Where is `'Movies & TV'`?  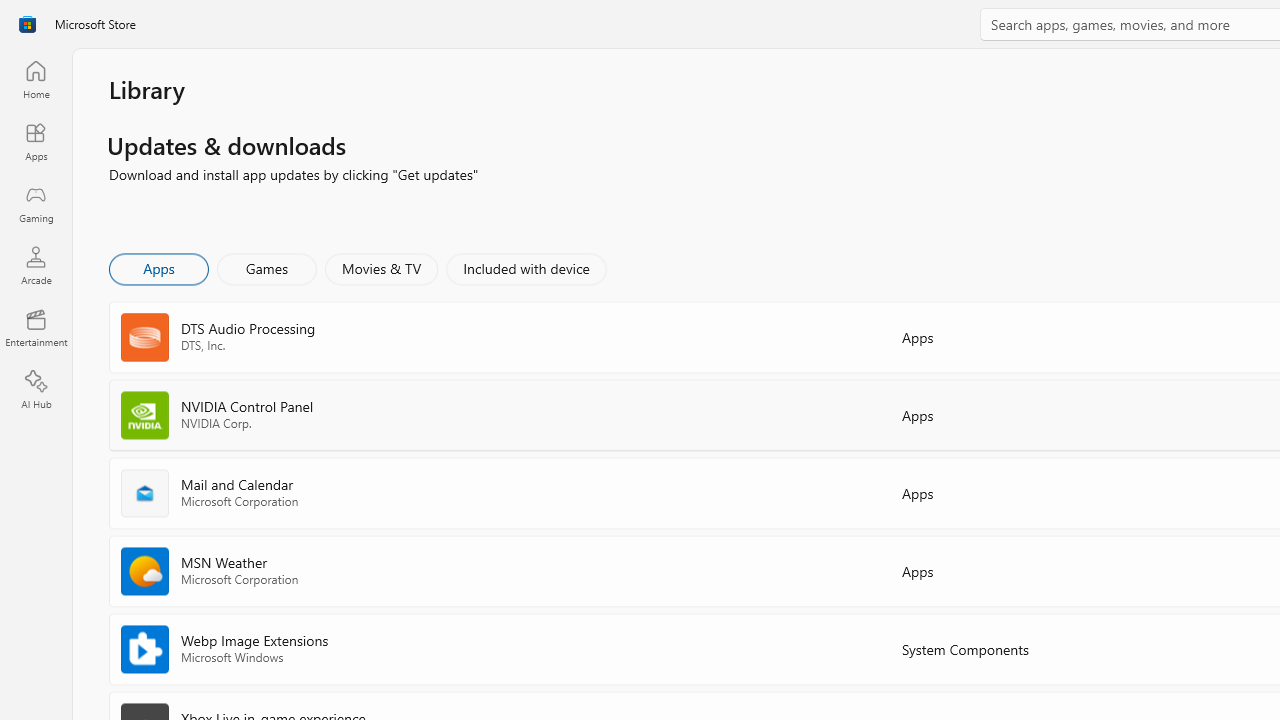
'Movies & TV' is located at coordinates (381, 267).